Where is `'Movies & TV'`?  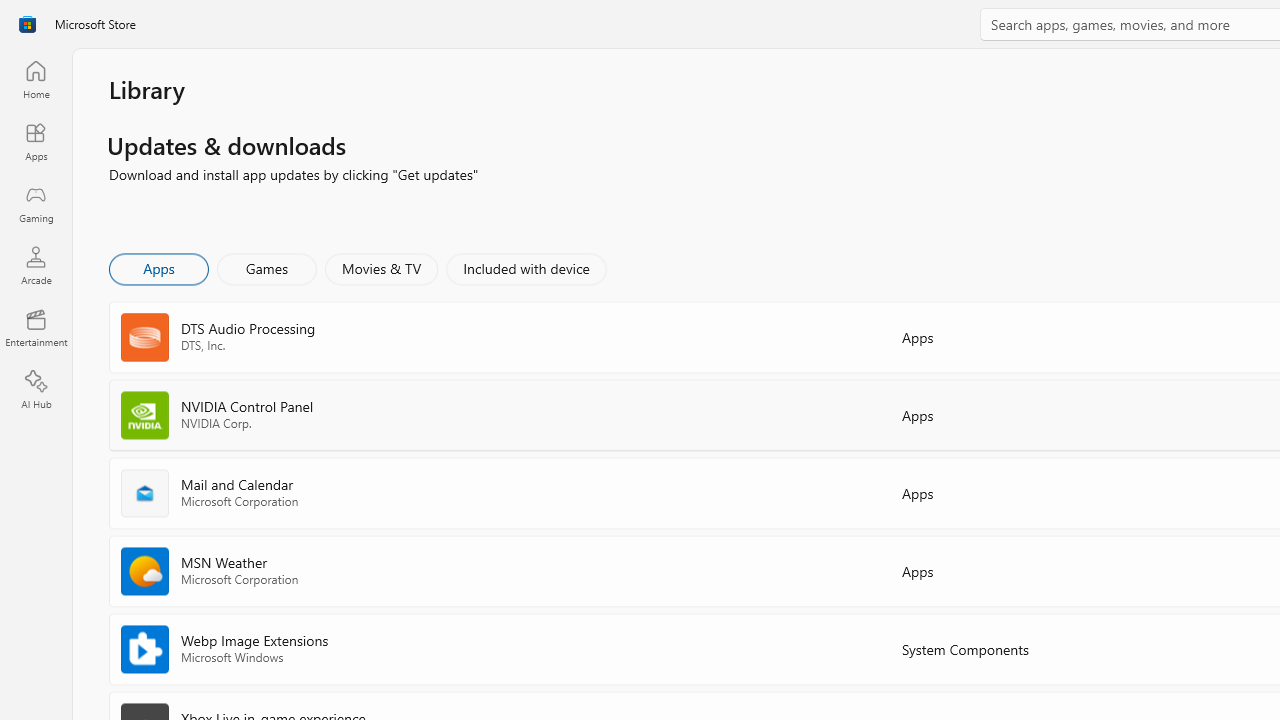
'Movies & TV' is located at coordinates (381, 267).